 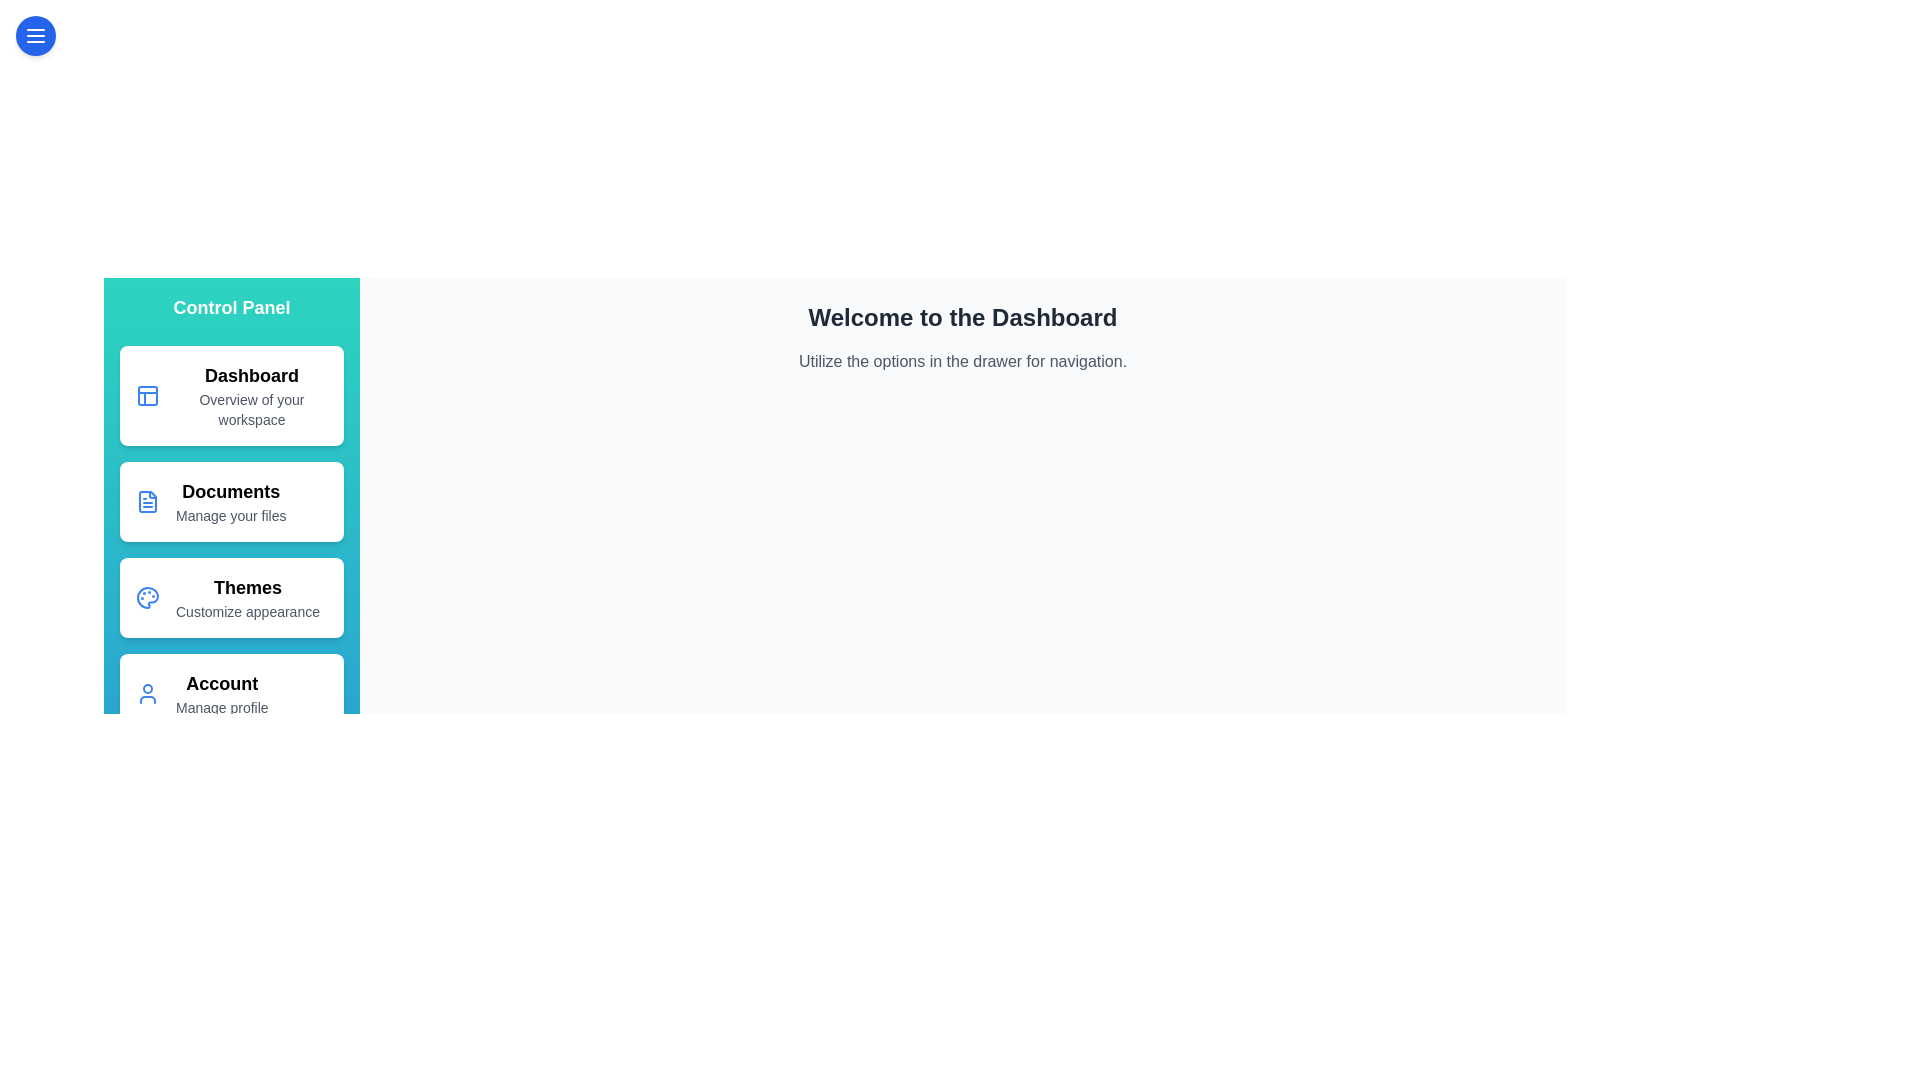 I want to click on the drawer option corresponding to Account to navigate to that section, so click(x=231, y=693).